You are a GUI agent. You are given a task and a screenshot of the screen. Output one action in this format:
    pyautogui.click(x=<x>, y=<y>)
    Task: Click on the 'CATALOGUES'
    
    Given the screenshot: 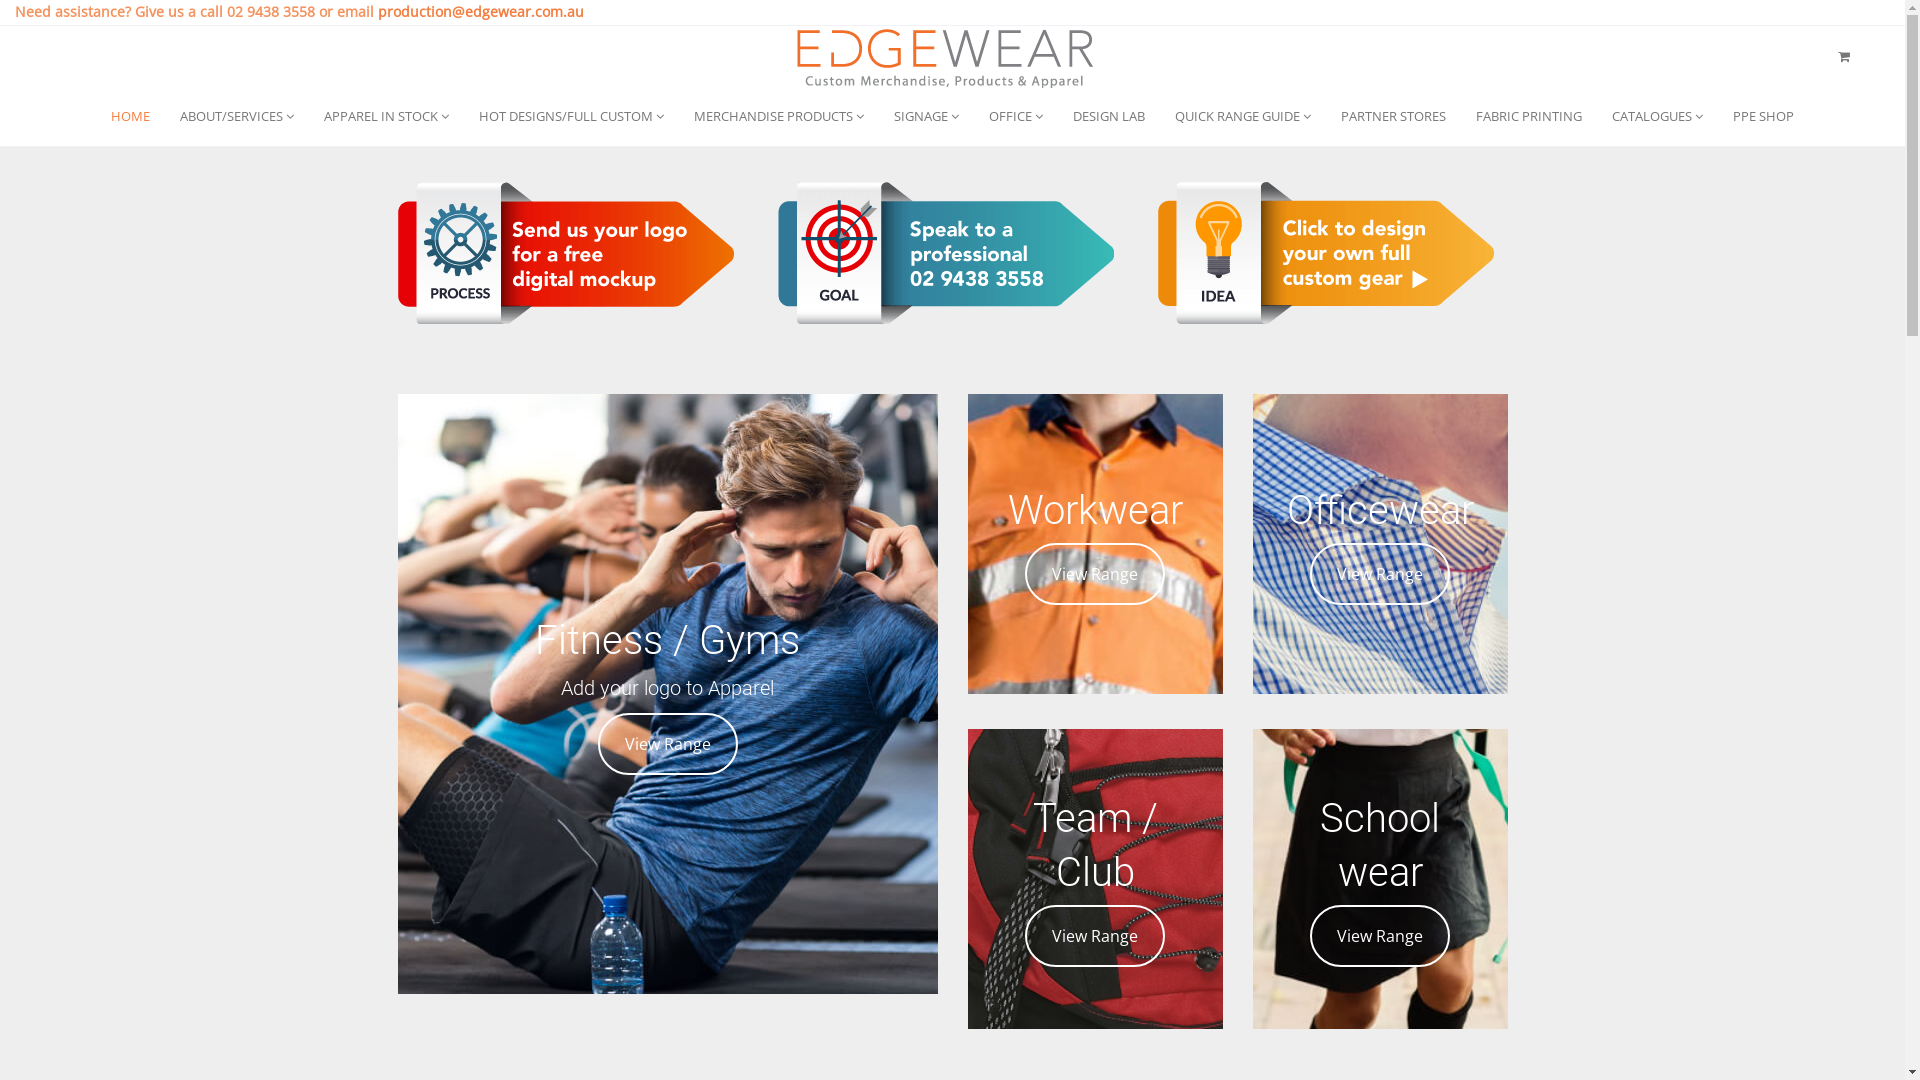 What is the action you would take?
    pyautogui.click(x=1596, y=115)
    